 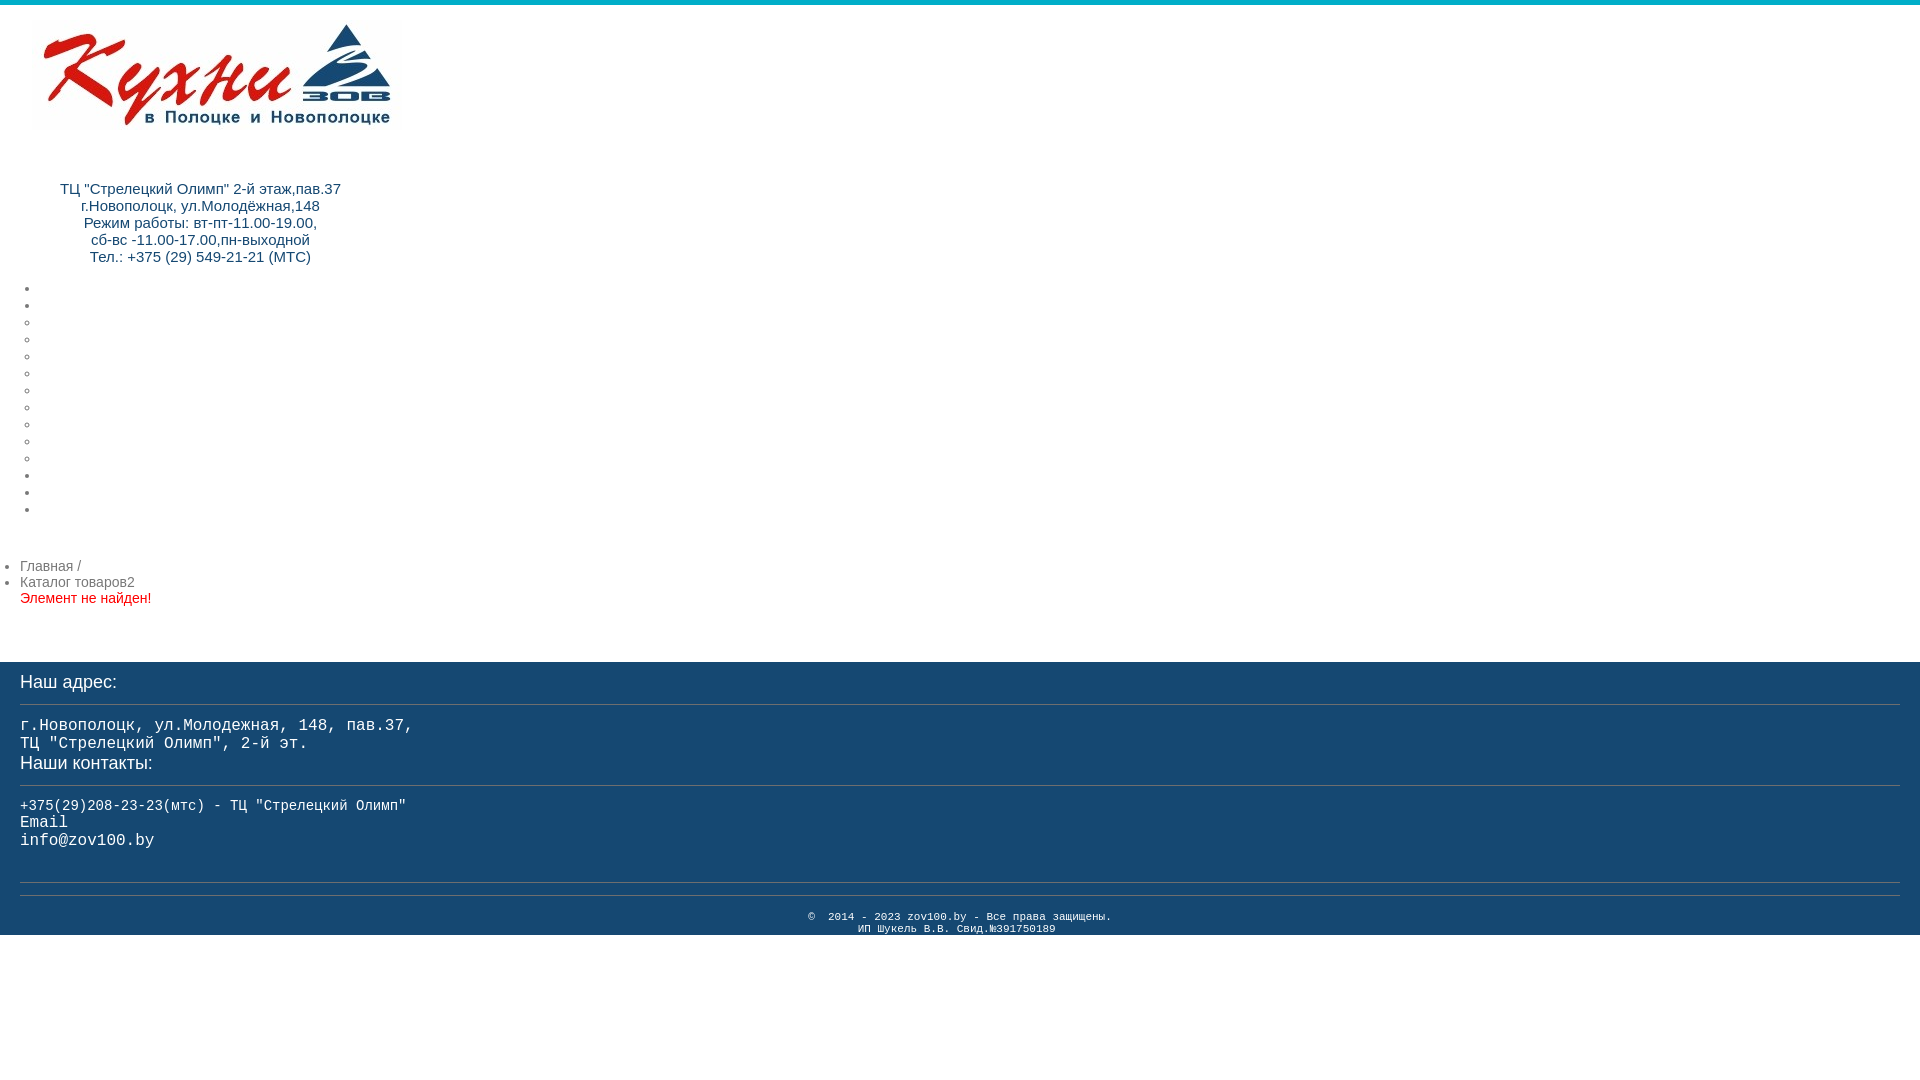 What do you see at coordinates (85, 840) in the screenshot?
I see `'info@zov100.by'` at bounding box center [85, 840].